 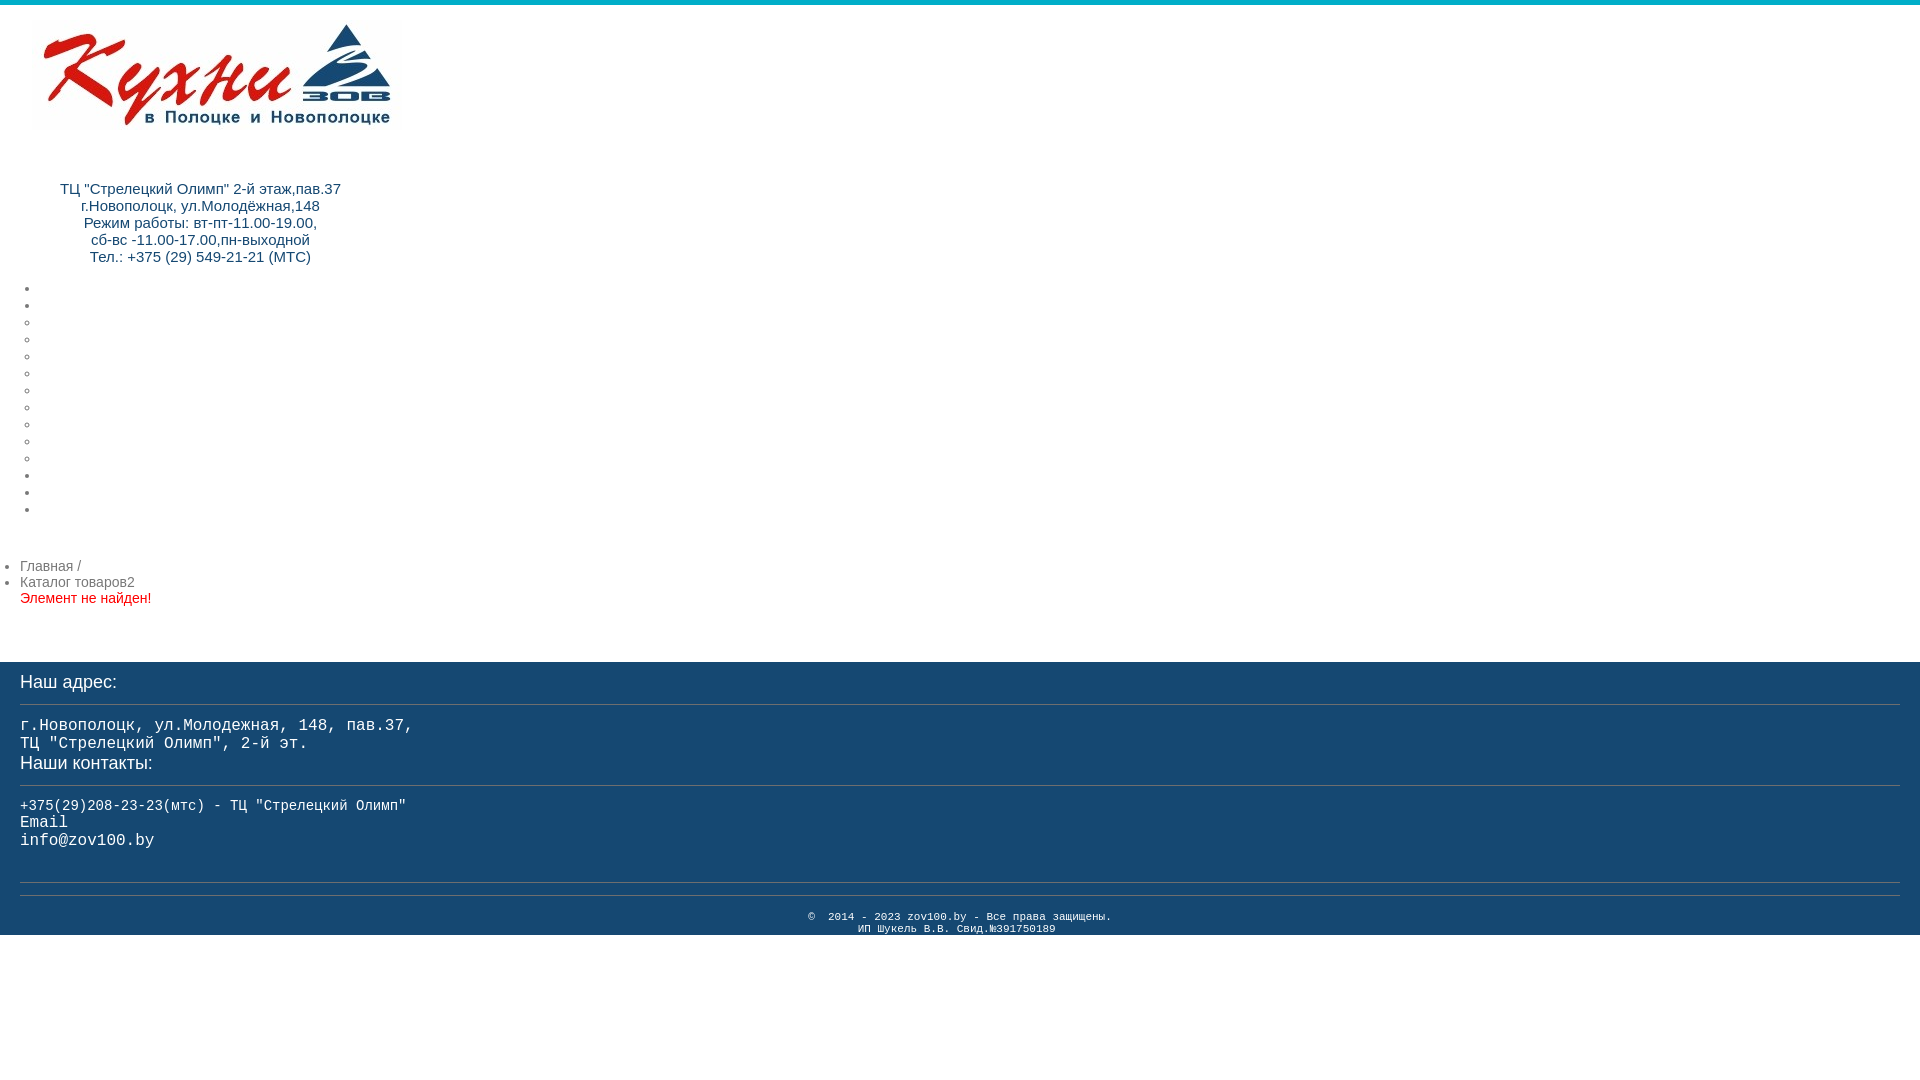 What do you see at coordinates (85, 840) in the screenshot?
I see `'info@zov100.by'` at bounding box center [85, 840].